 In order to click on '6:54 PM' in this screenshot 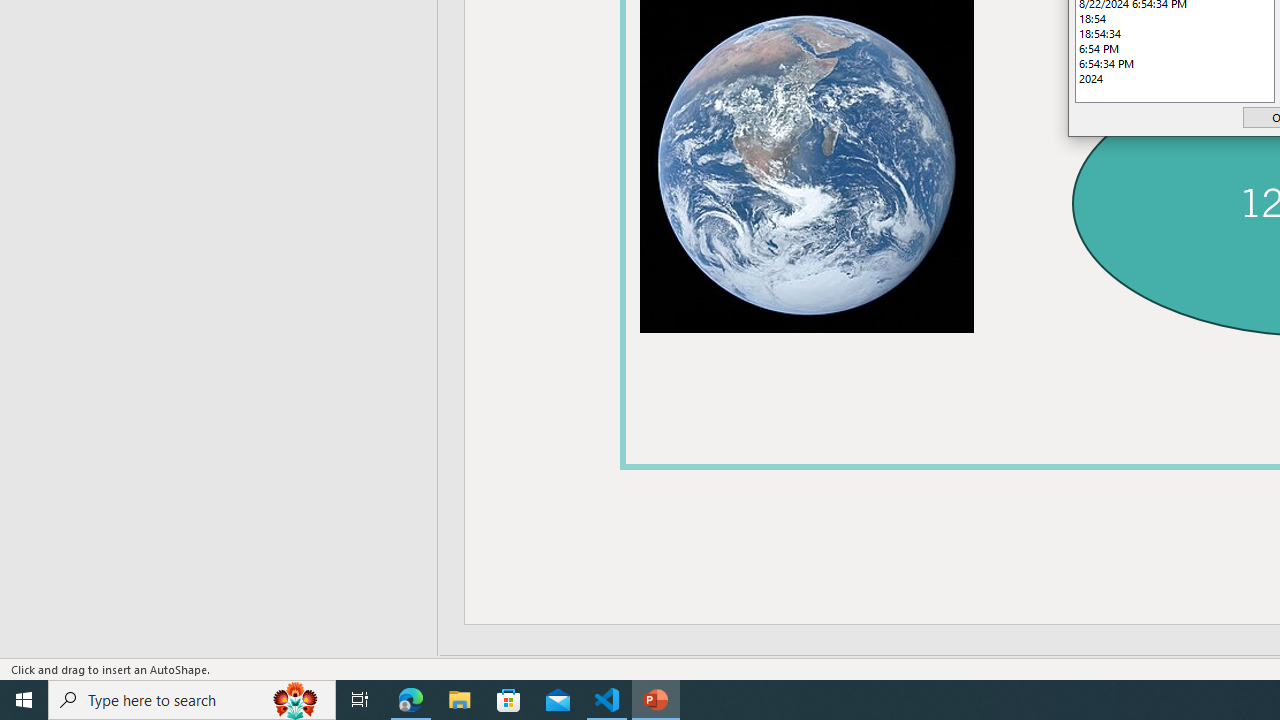, I will do `click(1175, 47)`.